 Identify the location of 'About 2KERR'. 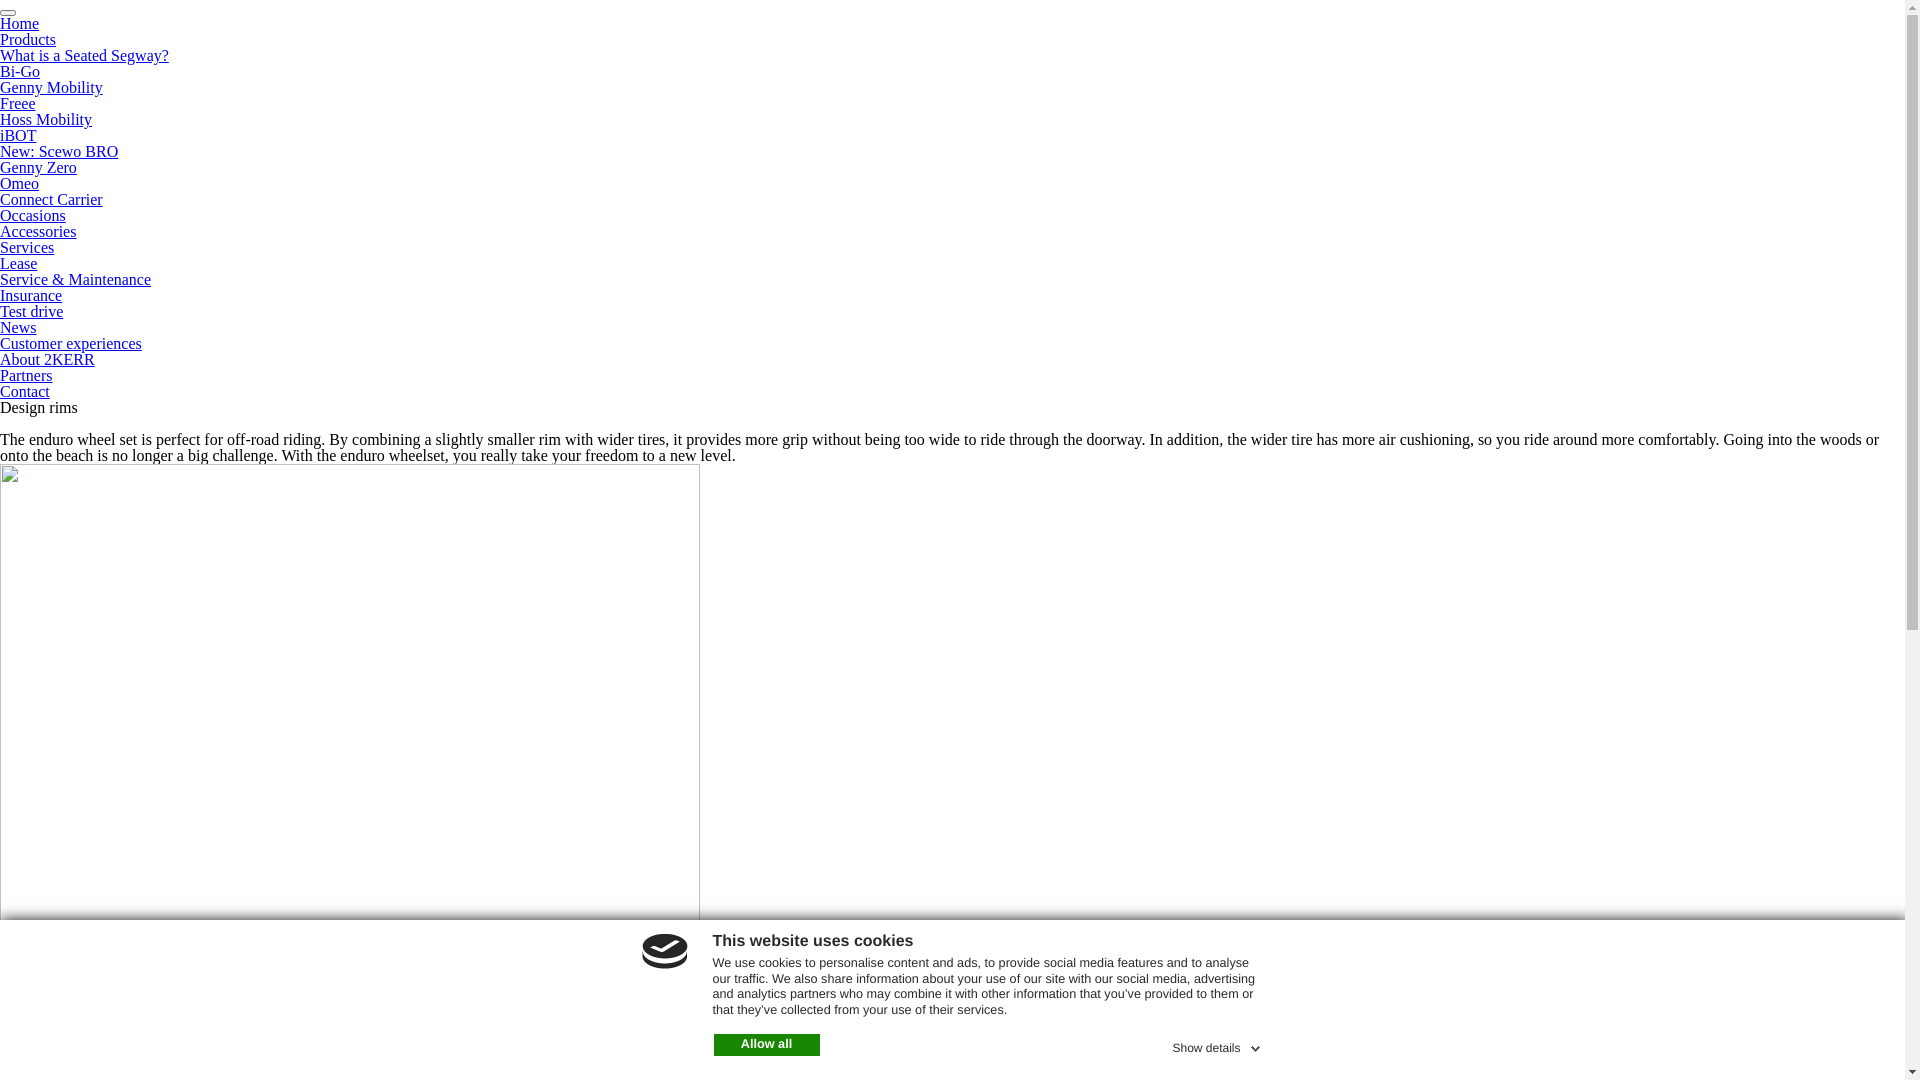
(47, 358).